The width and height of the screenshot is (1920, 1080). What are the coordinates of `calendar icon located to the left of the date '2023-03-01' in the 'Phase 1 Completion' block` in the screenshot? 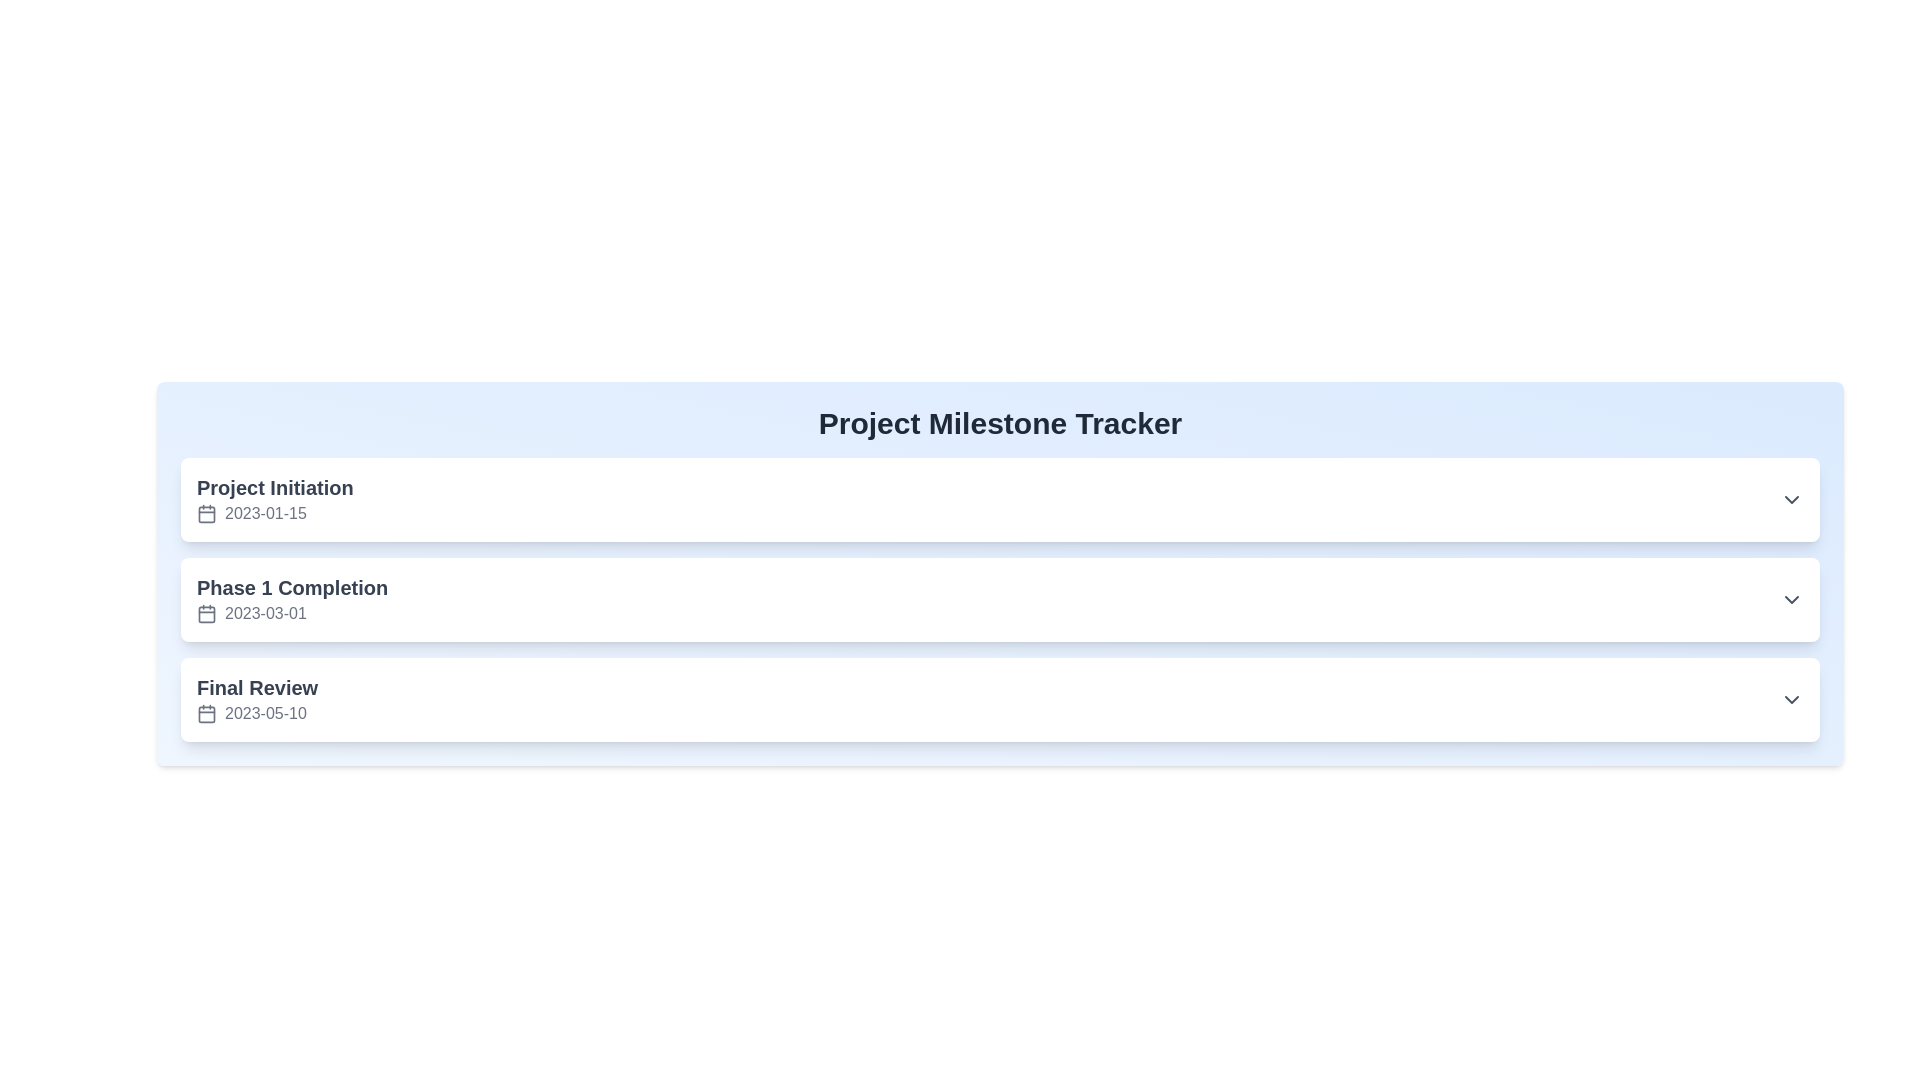 It's located at (206, 612).